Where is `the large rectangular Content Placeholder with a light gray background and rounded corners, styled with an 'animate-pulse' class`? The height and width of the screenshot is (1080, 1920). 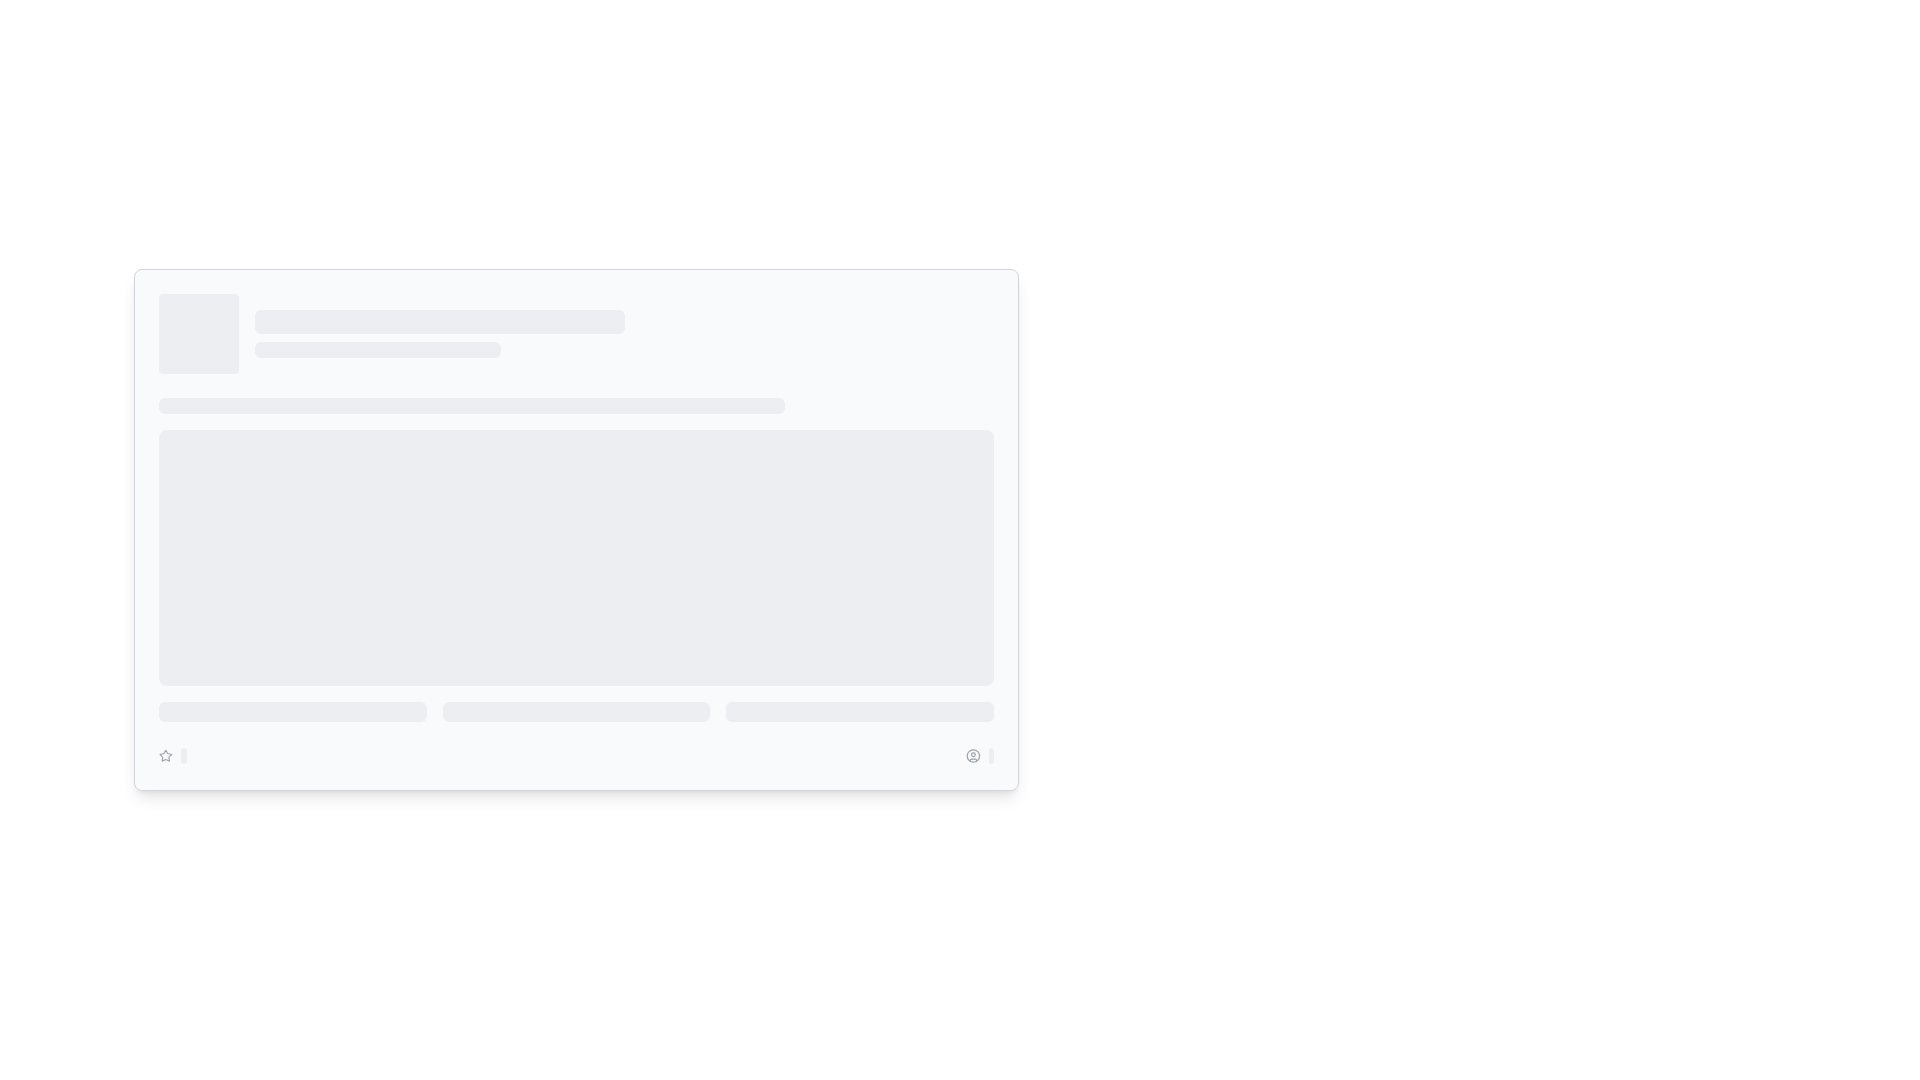 the large rectangular Content Placeholder with a light gray background and rounded corners, styled with an 'animate-pulse' class is located at coordinates (575, 542).